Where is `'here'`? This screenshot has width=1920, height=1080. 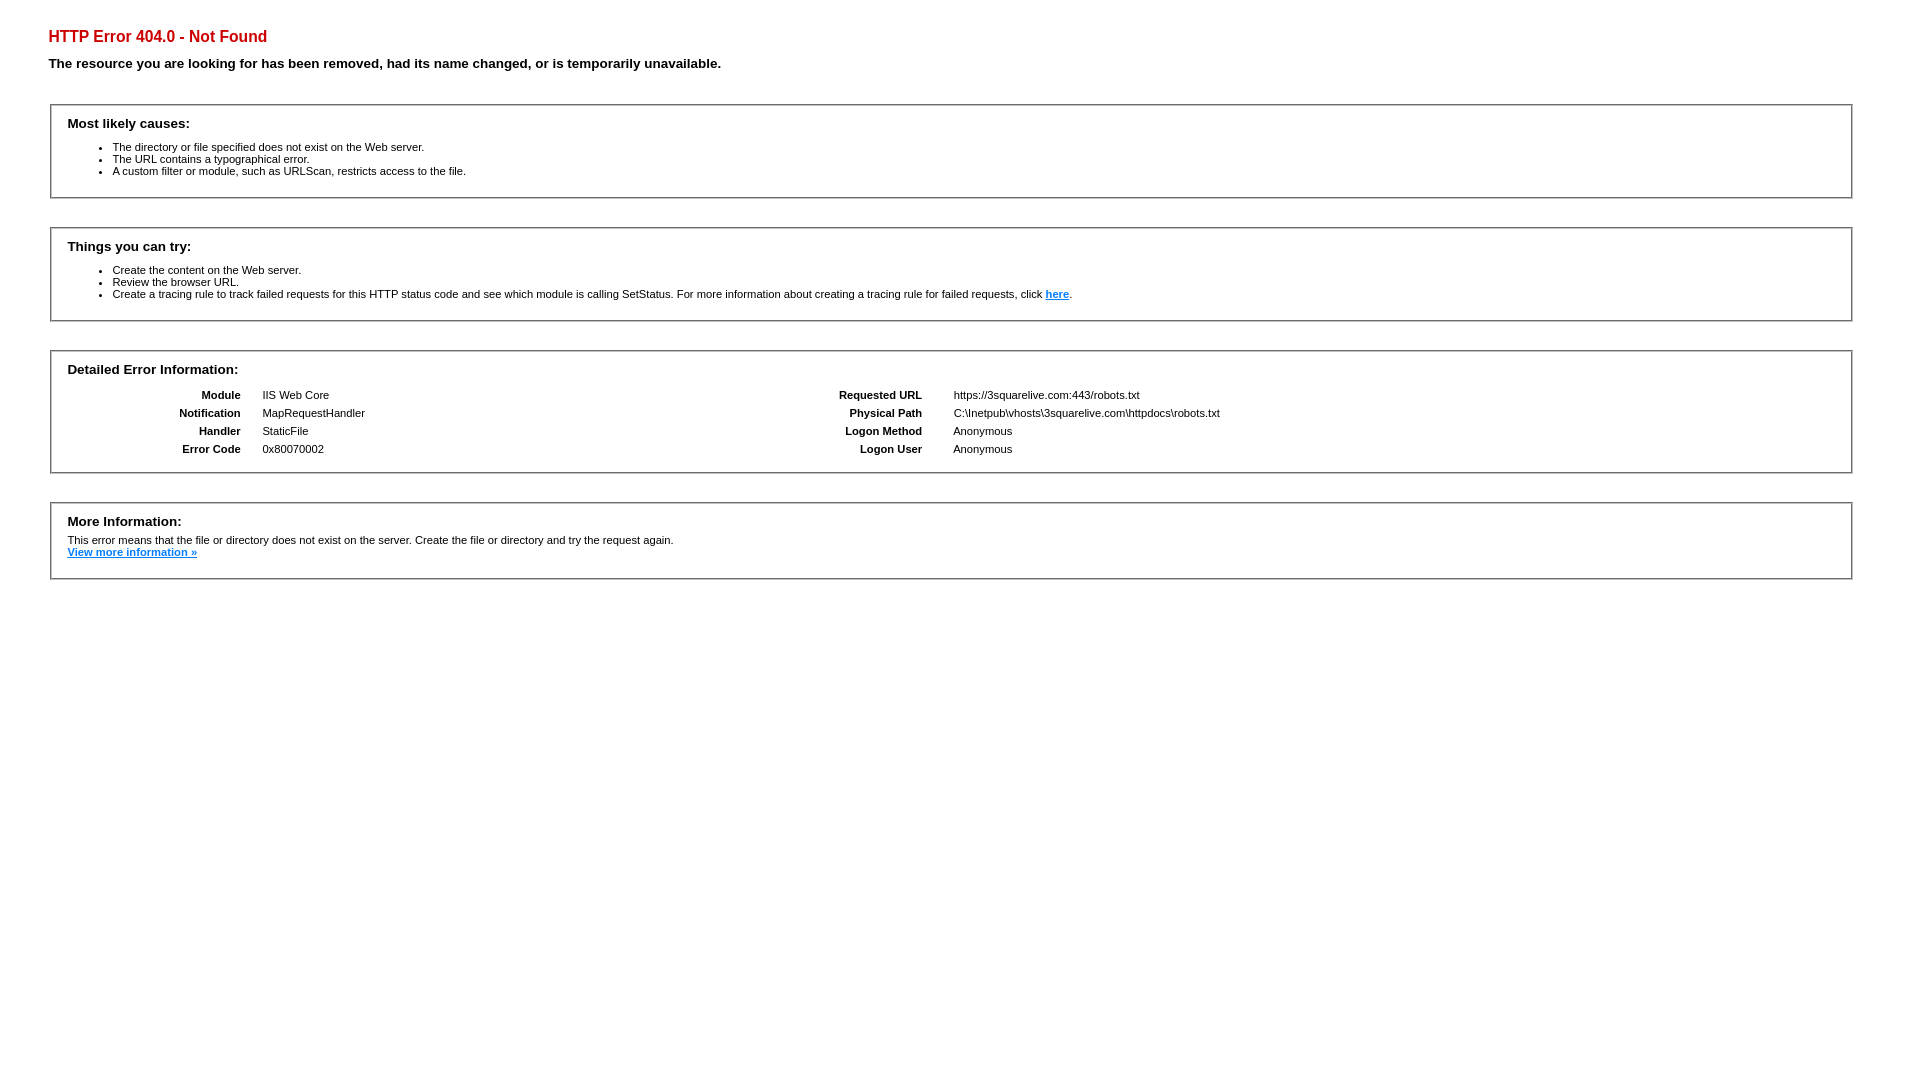 'here' is located at coordinates (1045, 293).